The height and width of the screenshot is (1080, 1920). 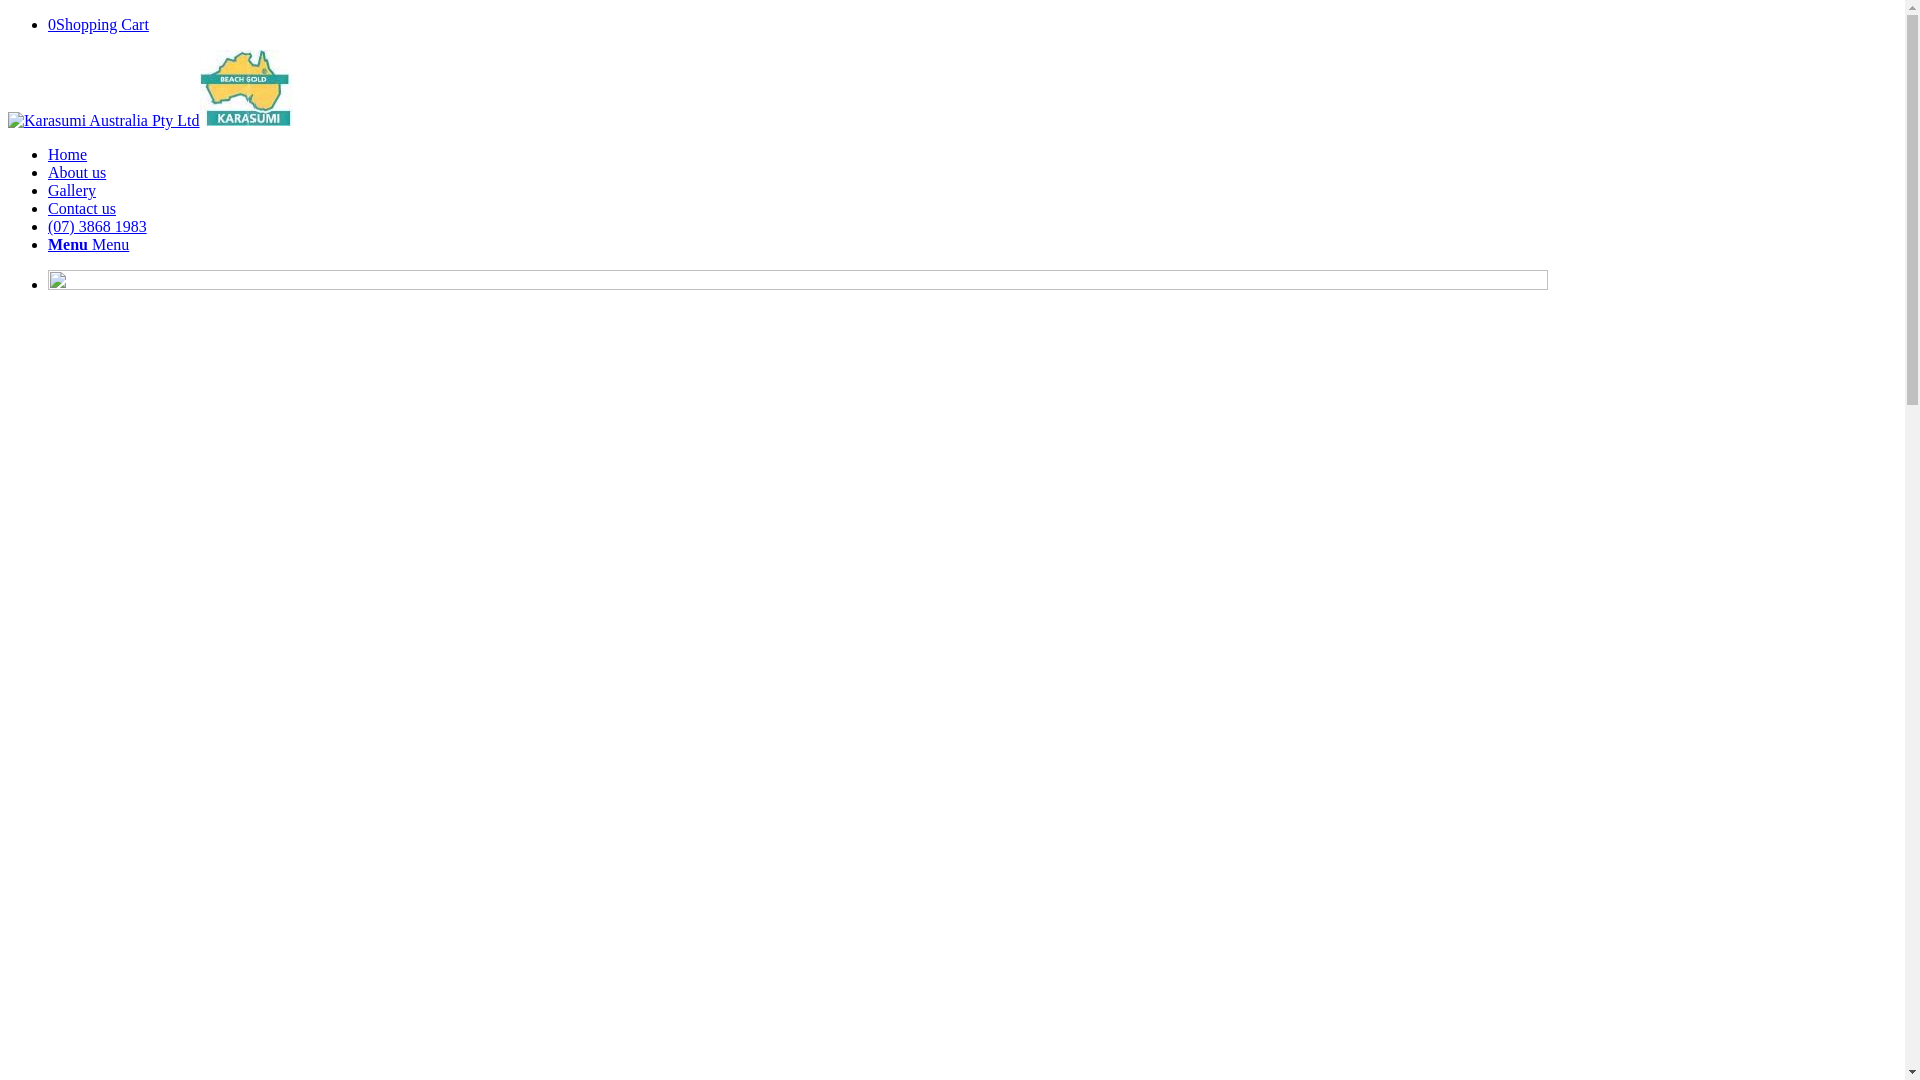 What do you see at coordinates (72, 190) in the screenshot?
I see `'Gallery'` at bounding box center [72, 190].